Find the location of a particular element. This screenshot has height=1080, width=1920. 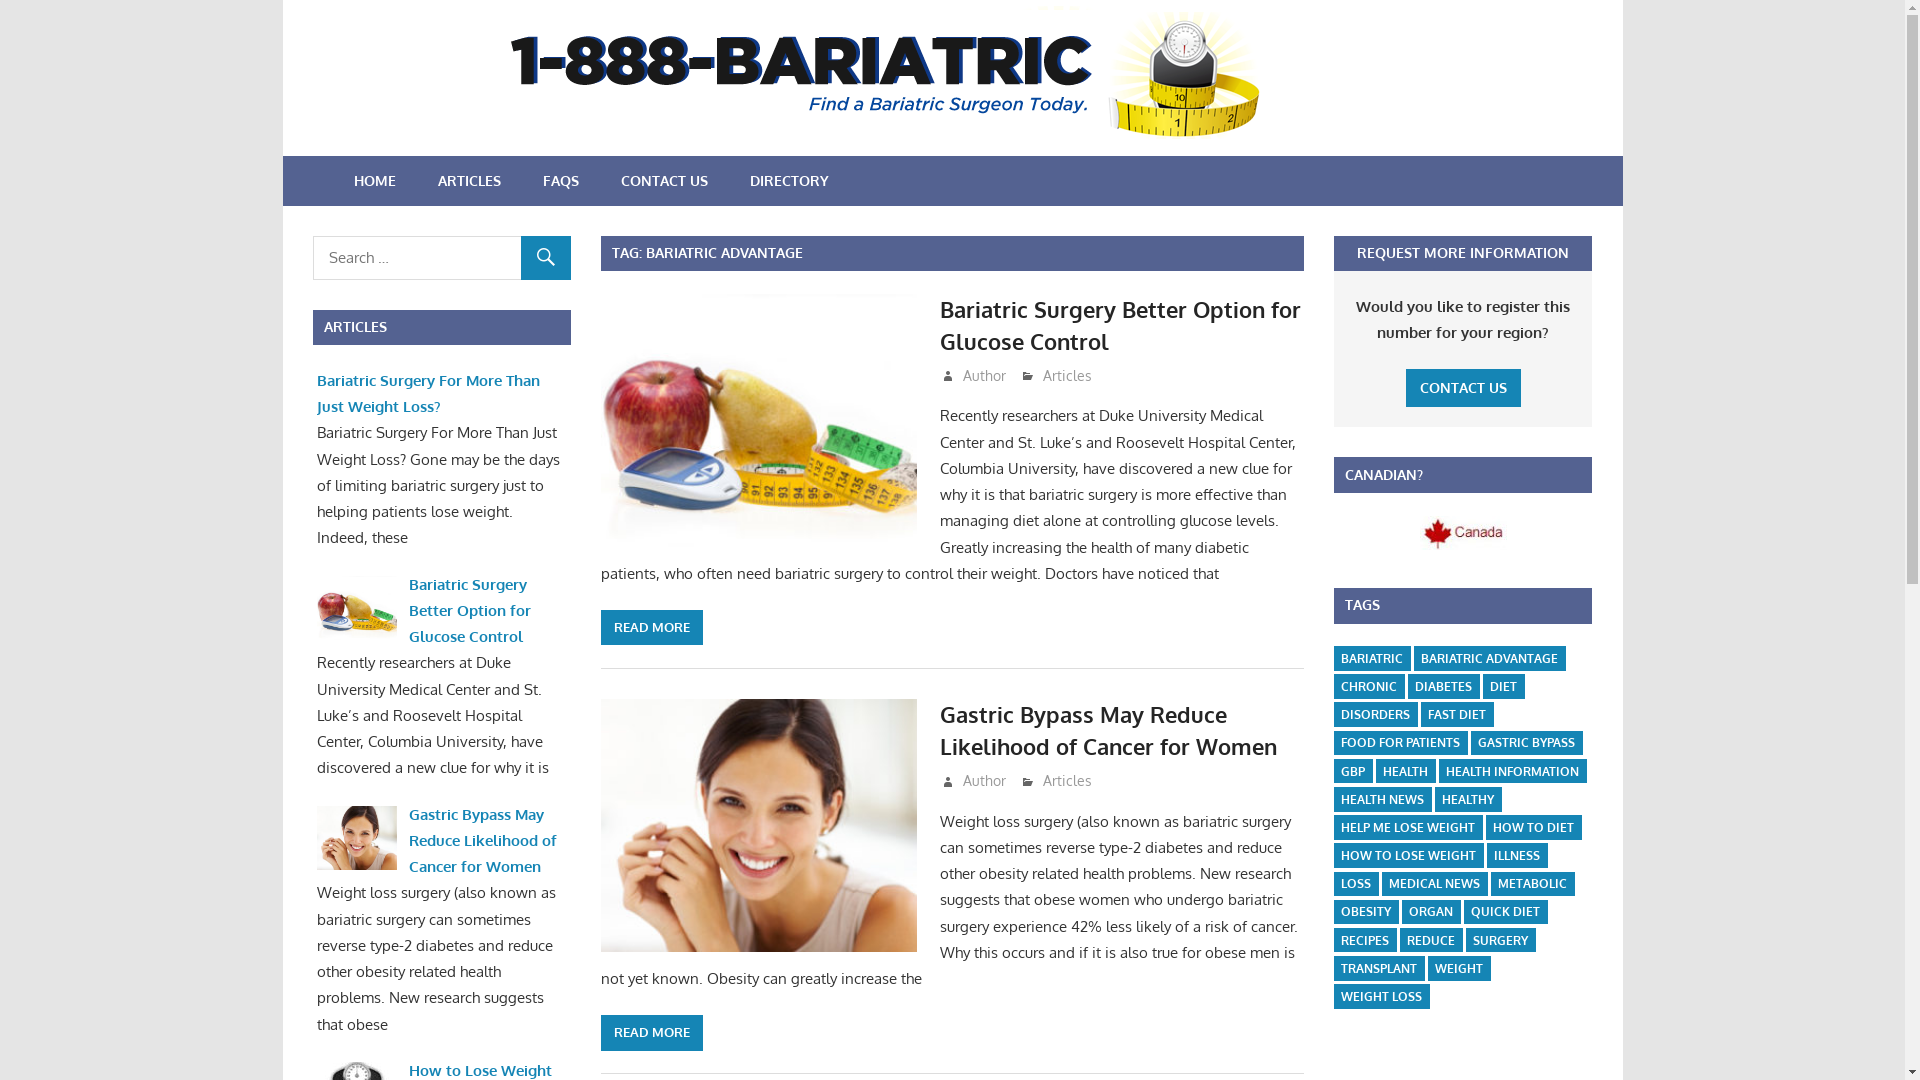

'WEIGHT' is located at coordinates (1459, 967).